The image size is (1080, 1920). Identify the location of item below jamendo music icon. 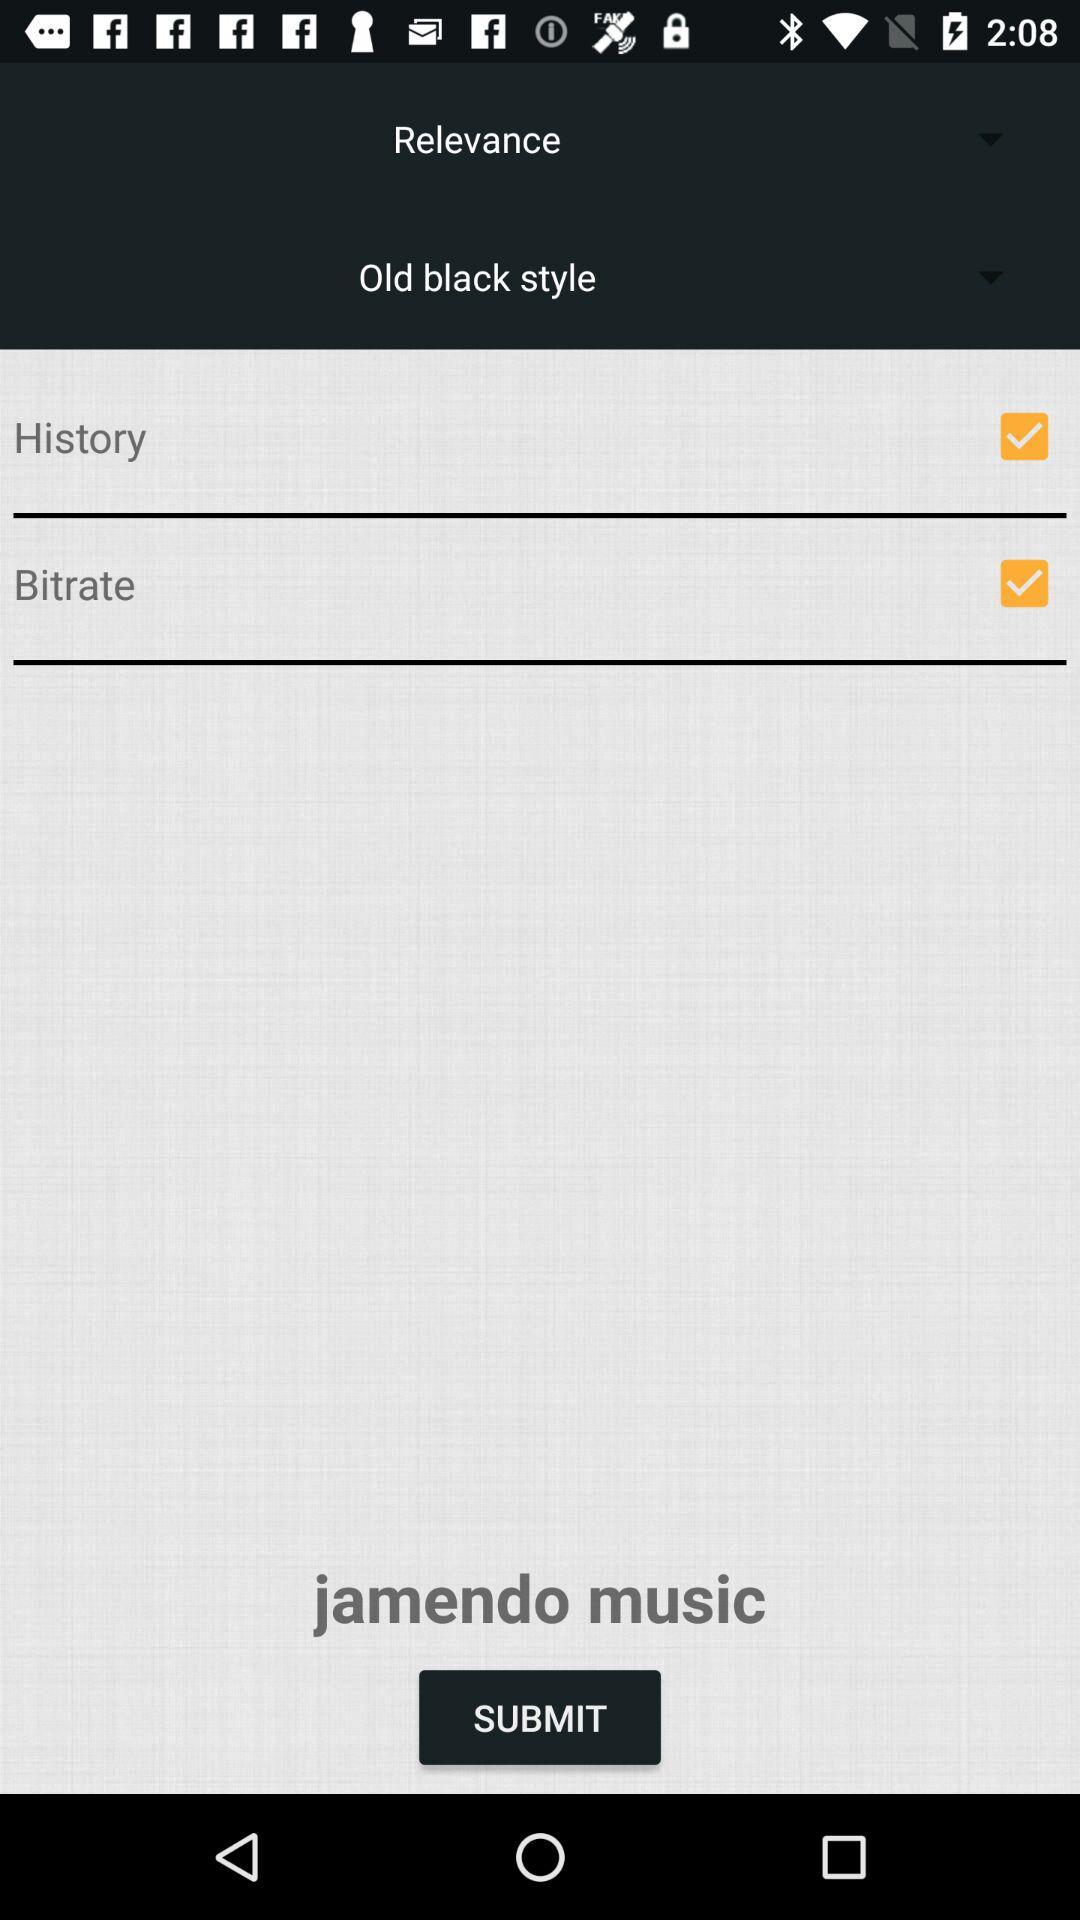
(540, 1716).